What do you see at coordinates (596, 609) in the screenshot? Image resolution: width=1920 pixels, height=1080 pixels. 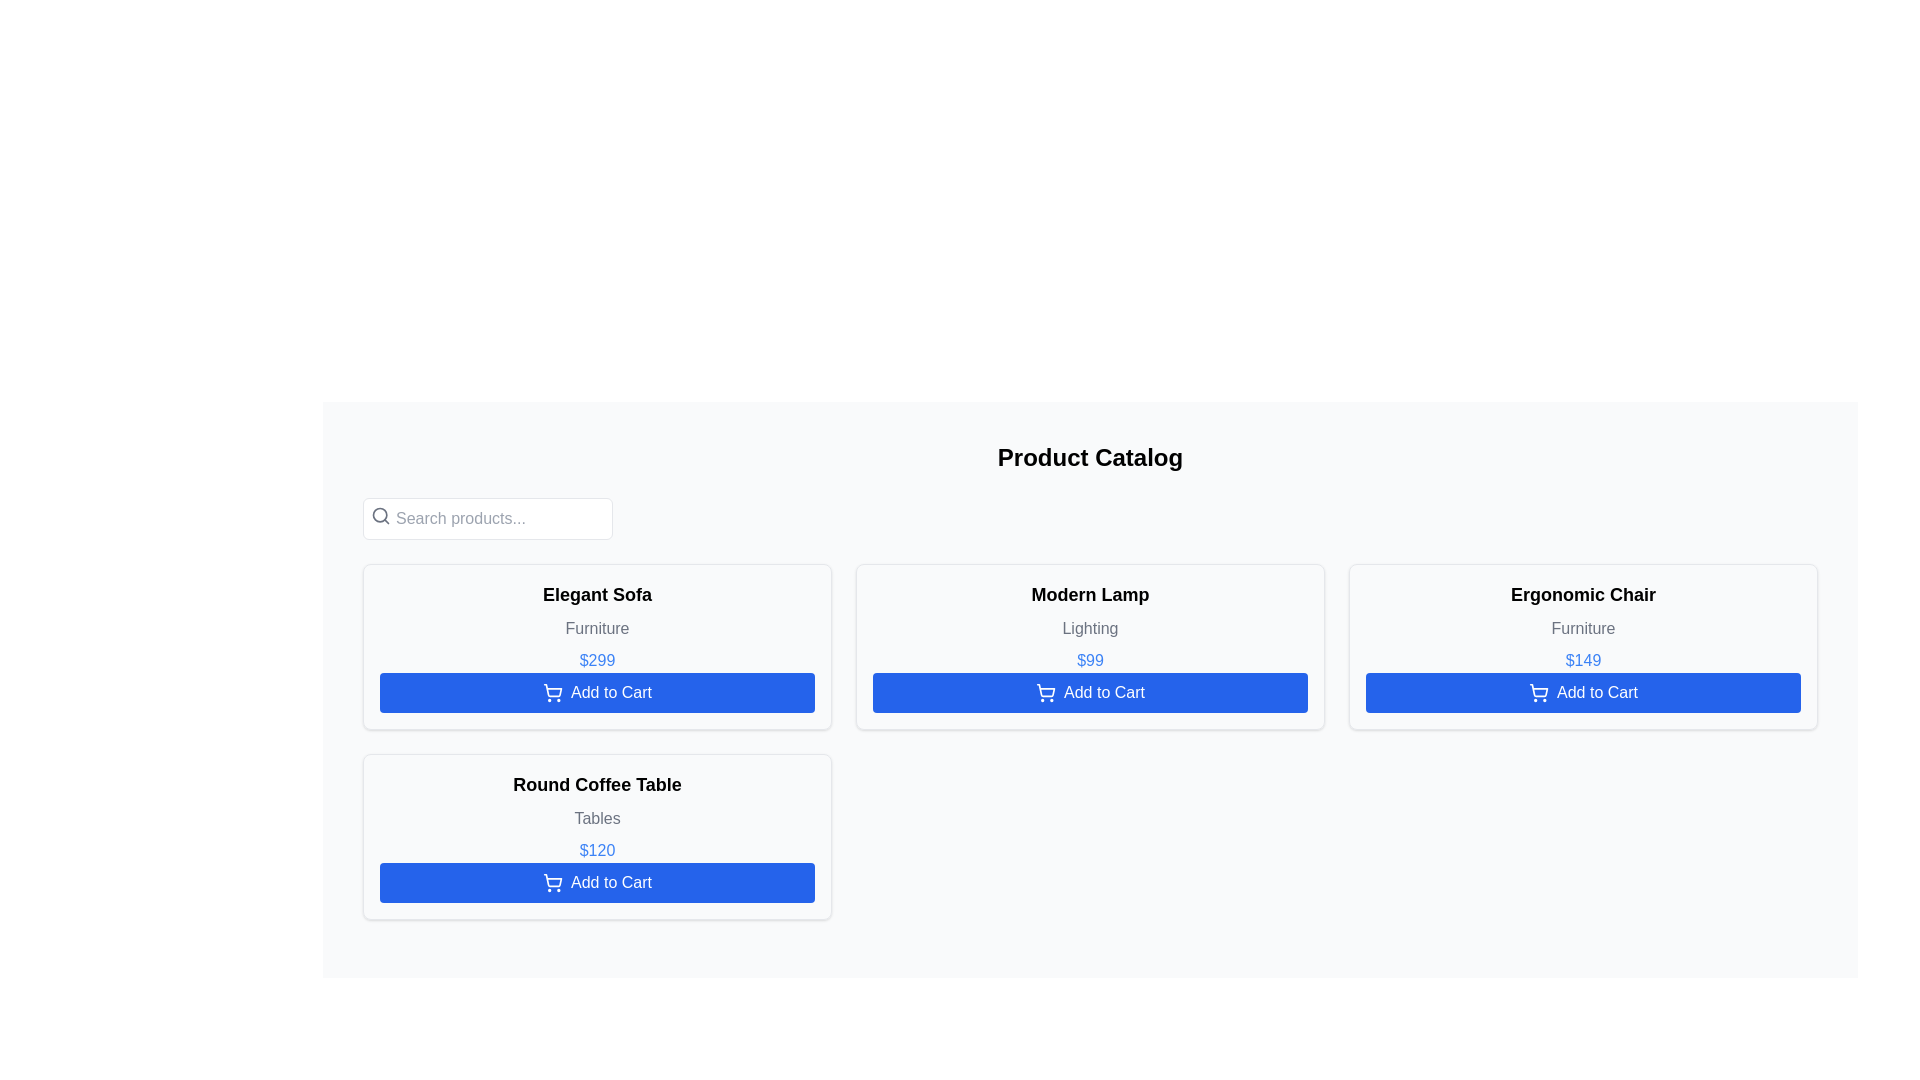 I see `the text display element that shows the name and category of the product item, located at the top-center of the card component, above the pricing text` at bounding box center [596, 609].